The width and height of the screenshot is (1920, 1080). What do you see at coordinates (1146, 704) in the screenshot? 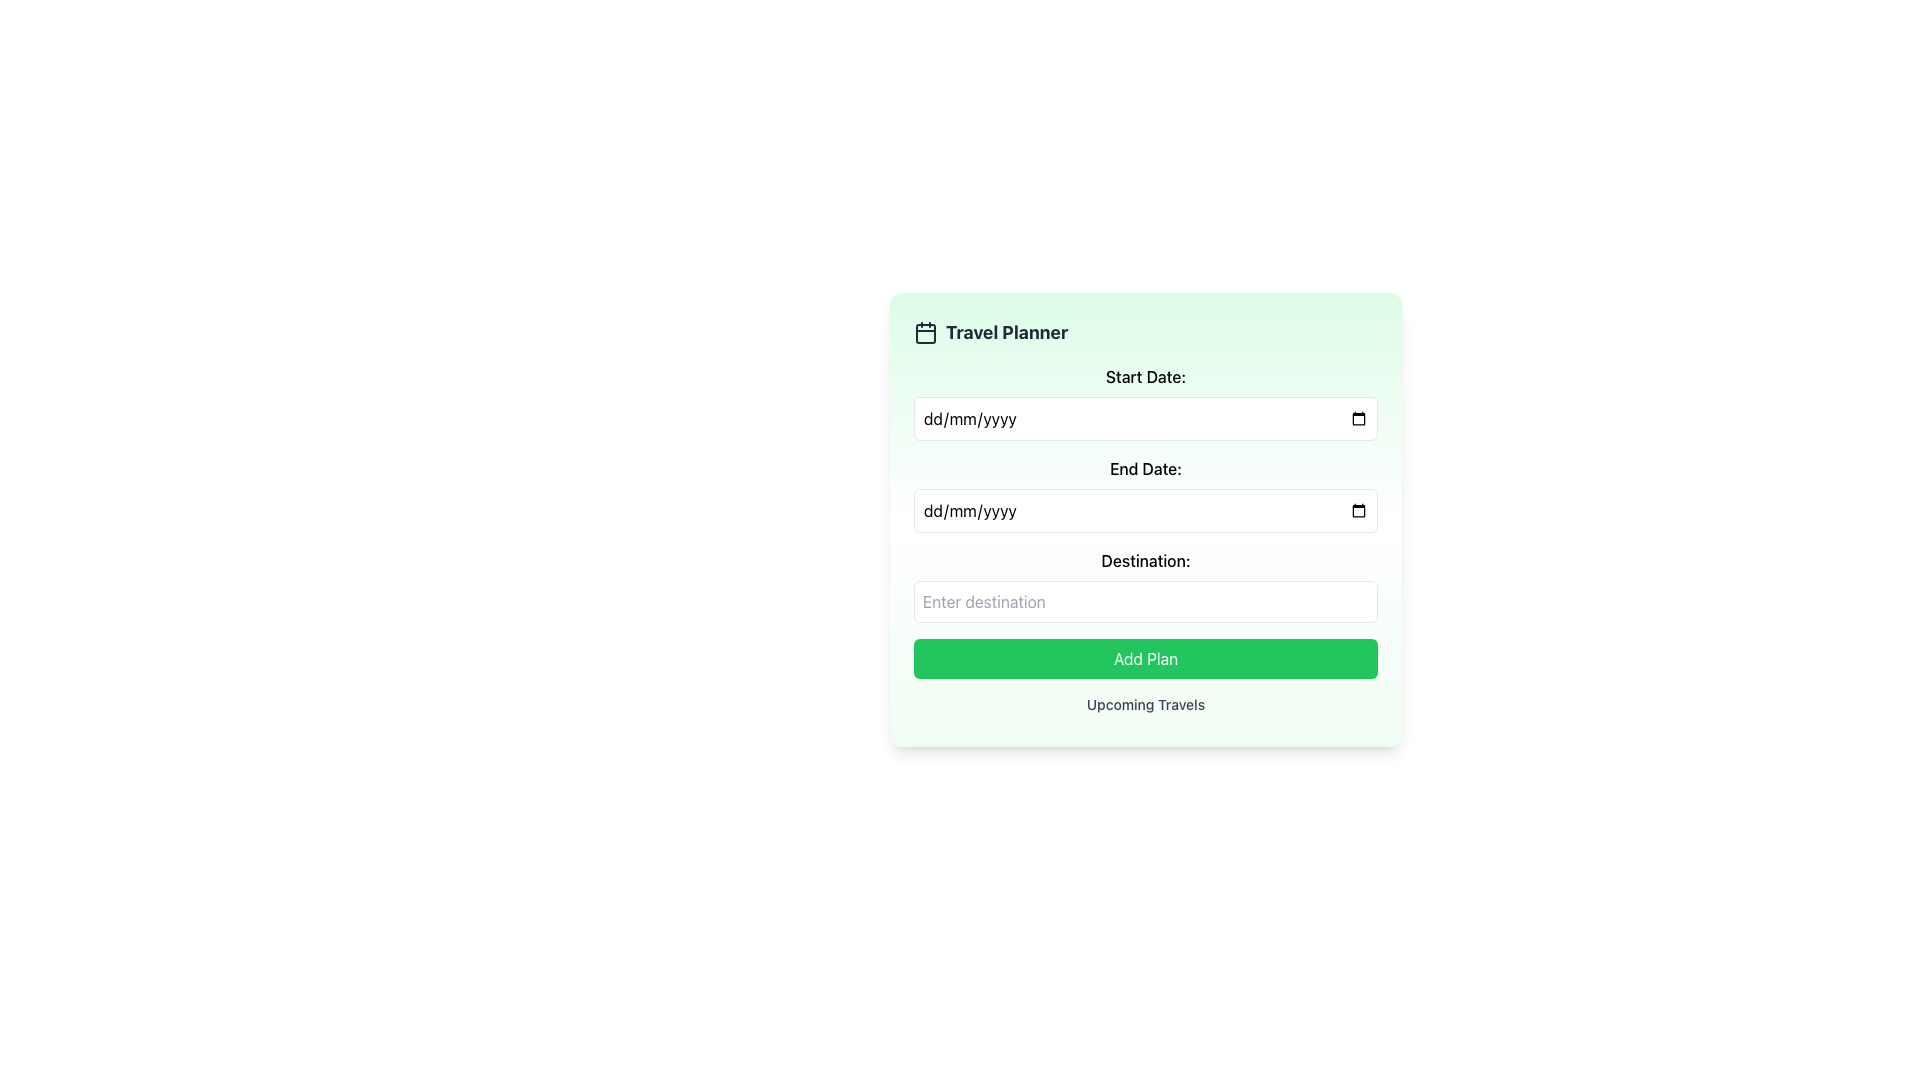
I see `the title or header text located at the bottom of the 'Travel Planner' section, directly below the 'Add Plan' button` at bounding box center [1146, 704].